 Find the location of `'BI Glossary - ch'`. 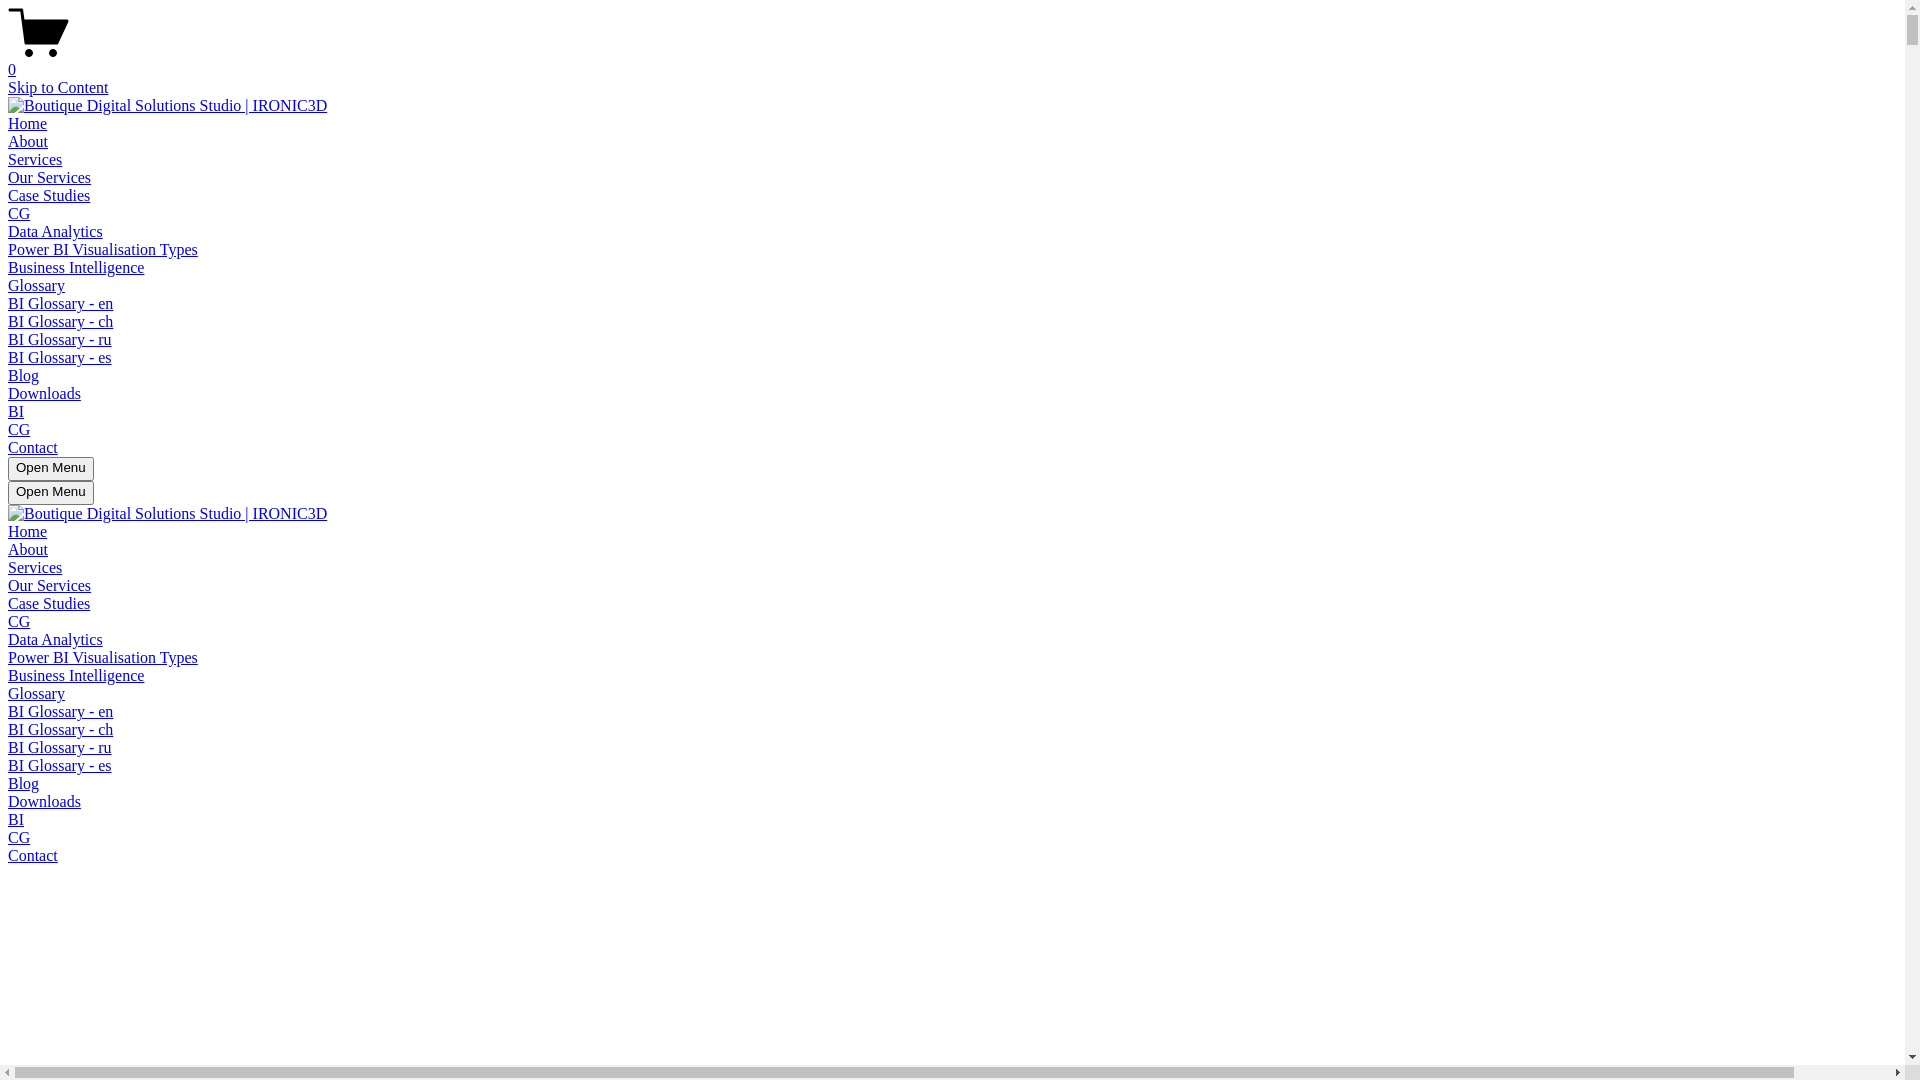

'BI Glossary - ch' is located at coordinates (8, 320).